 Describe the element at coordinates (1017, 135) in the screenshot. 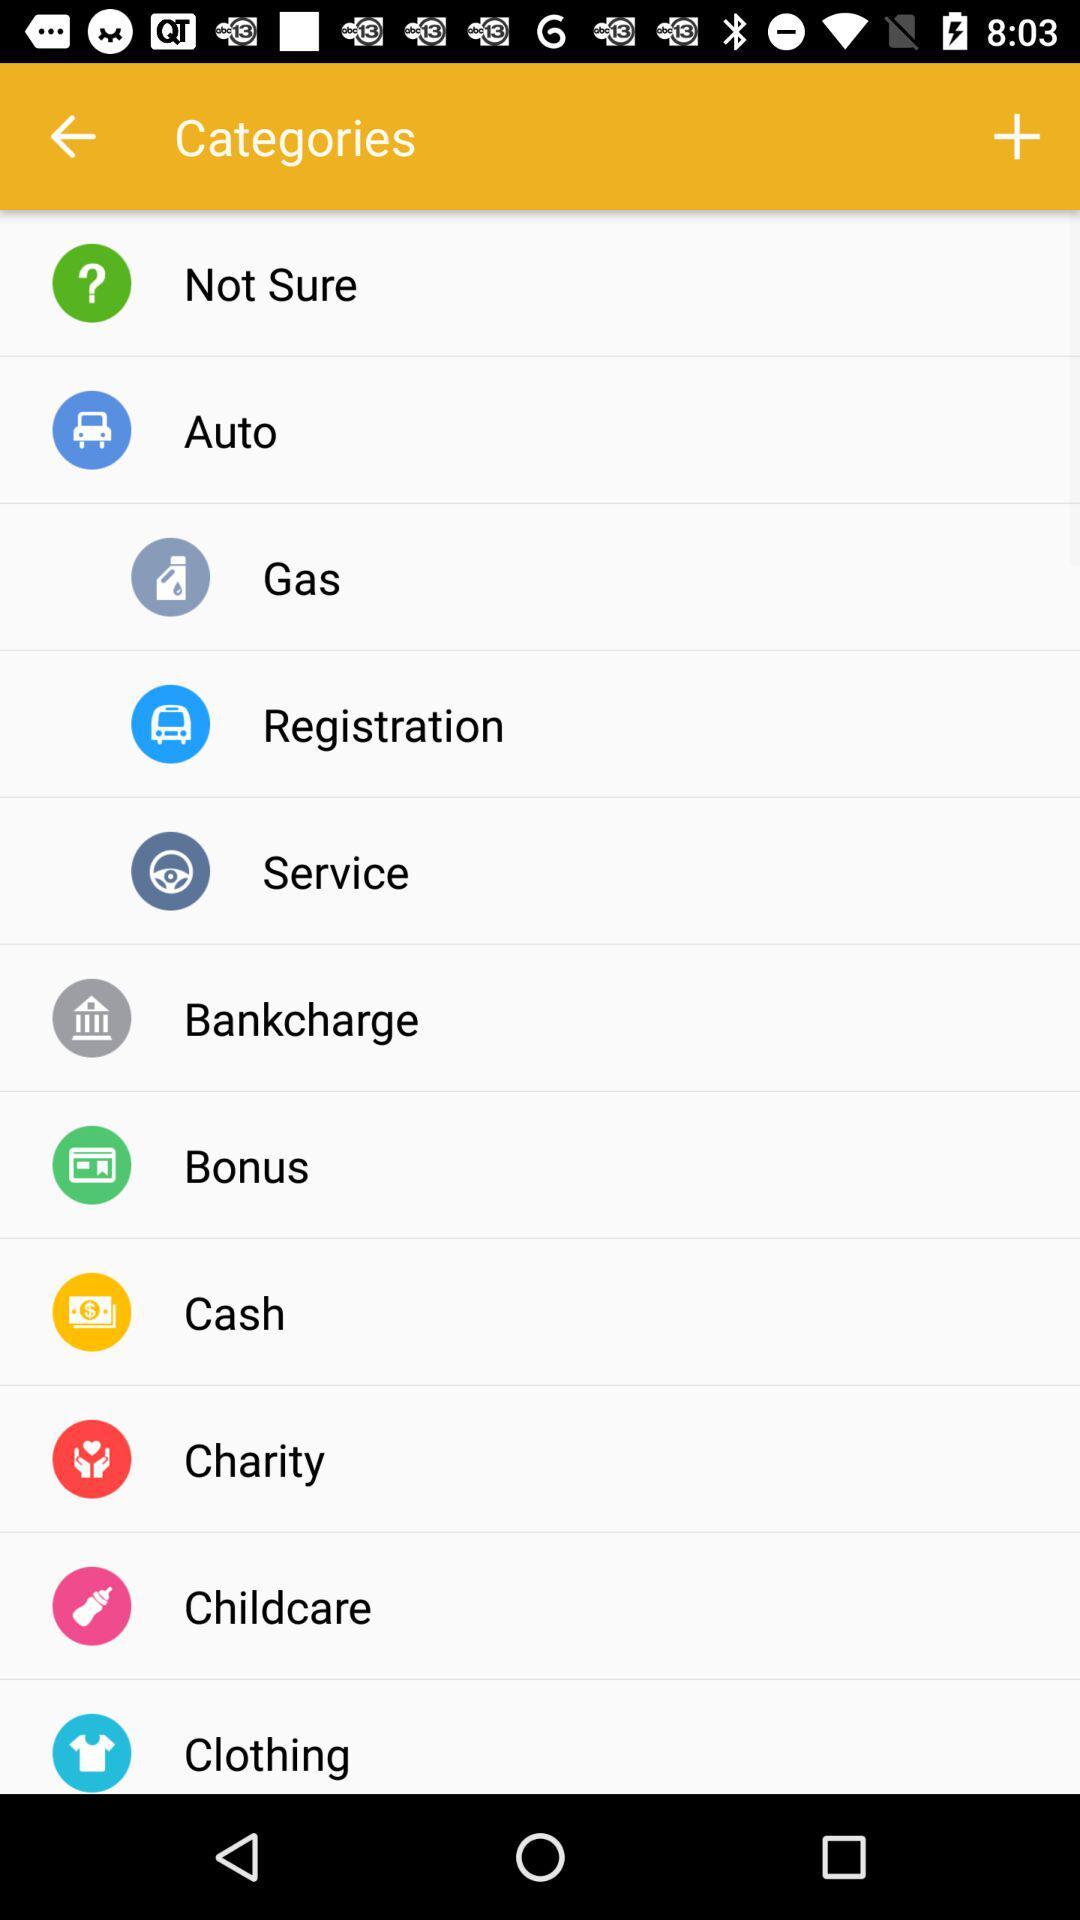

I see `the icon next to the categories` at that location.